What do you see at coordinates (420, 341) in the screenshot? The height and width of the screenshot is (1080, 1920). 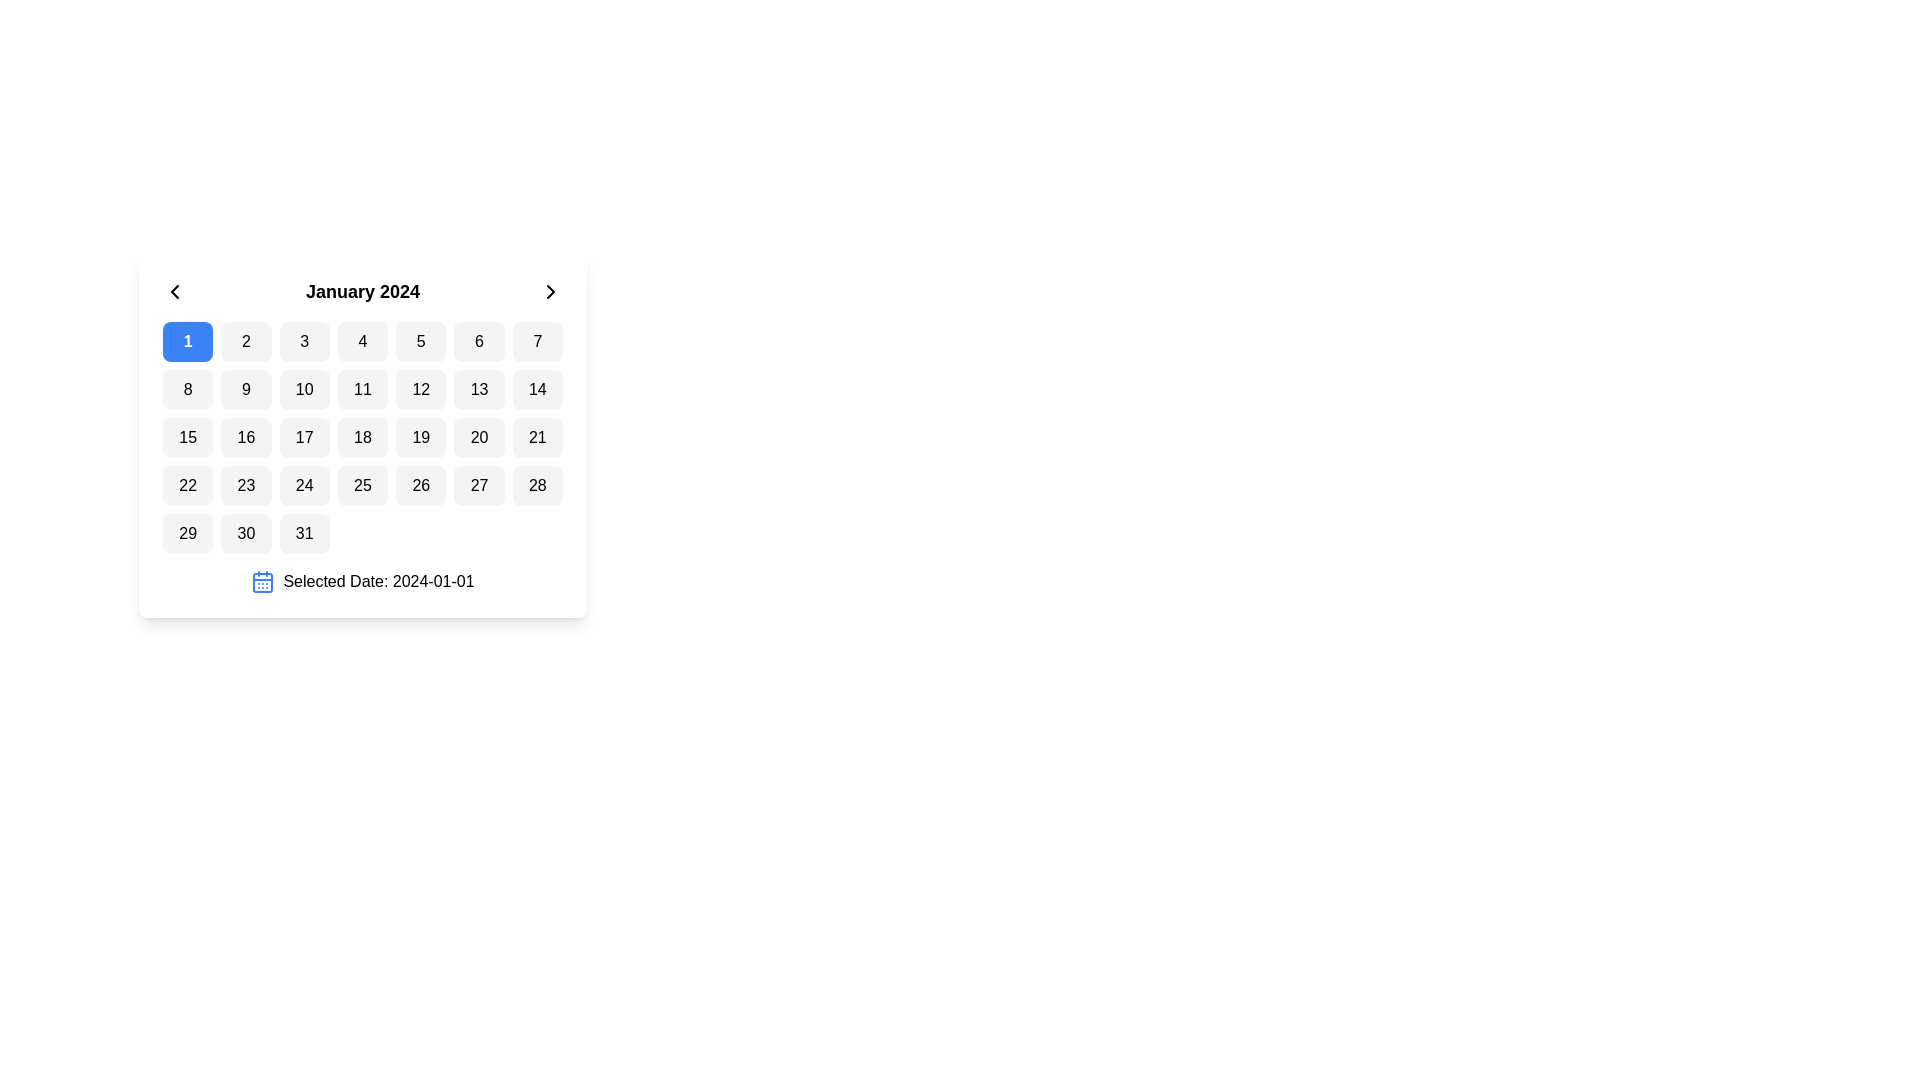 I see `the calendar date button representing the 5th day of the month` at bounding box center [420, 341].